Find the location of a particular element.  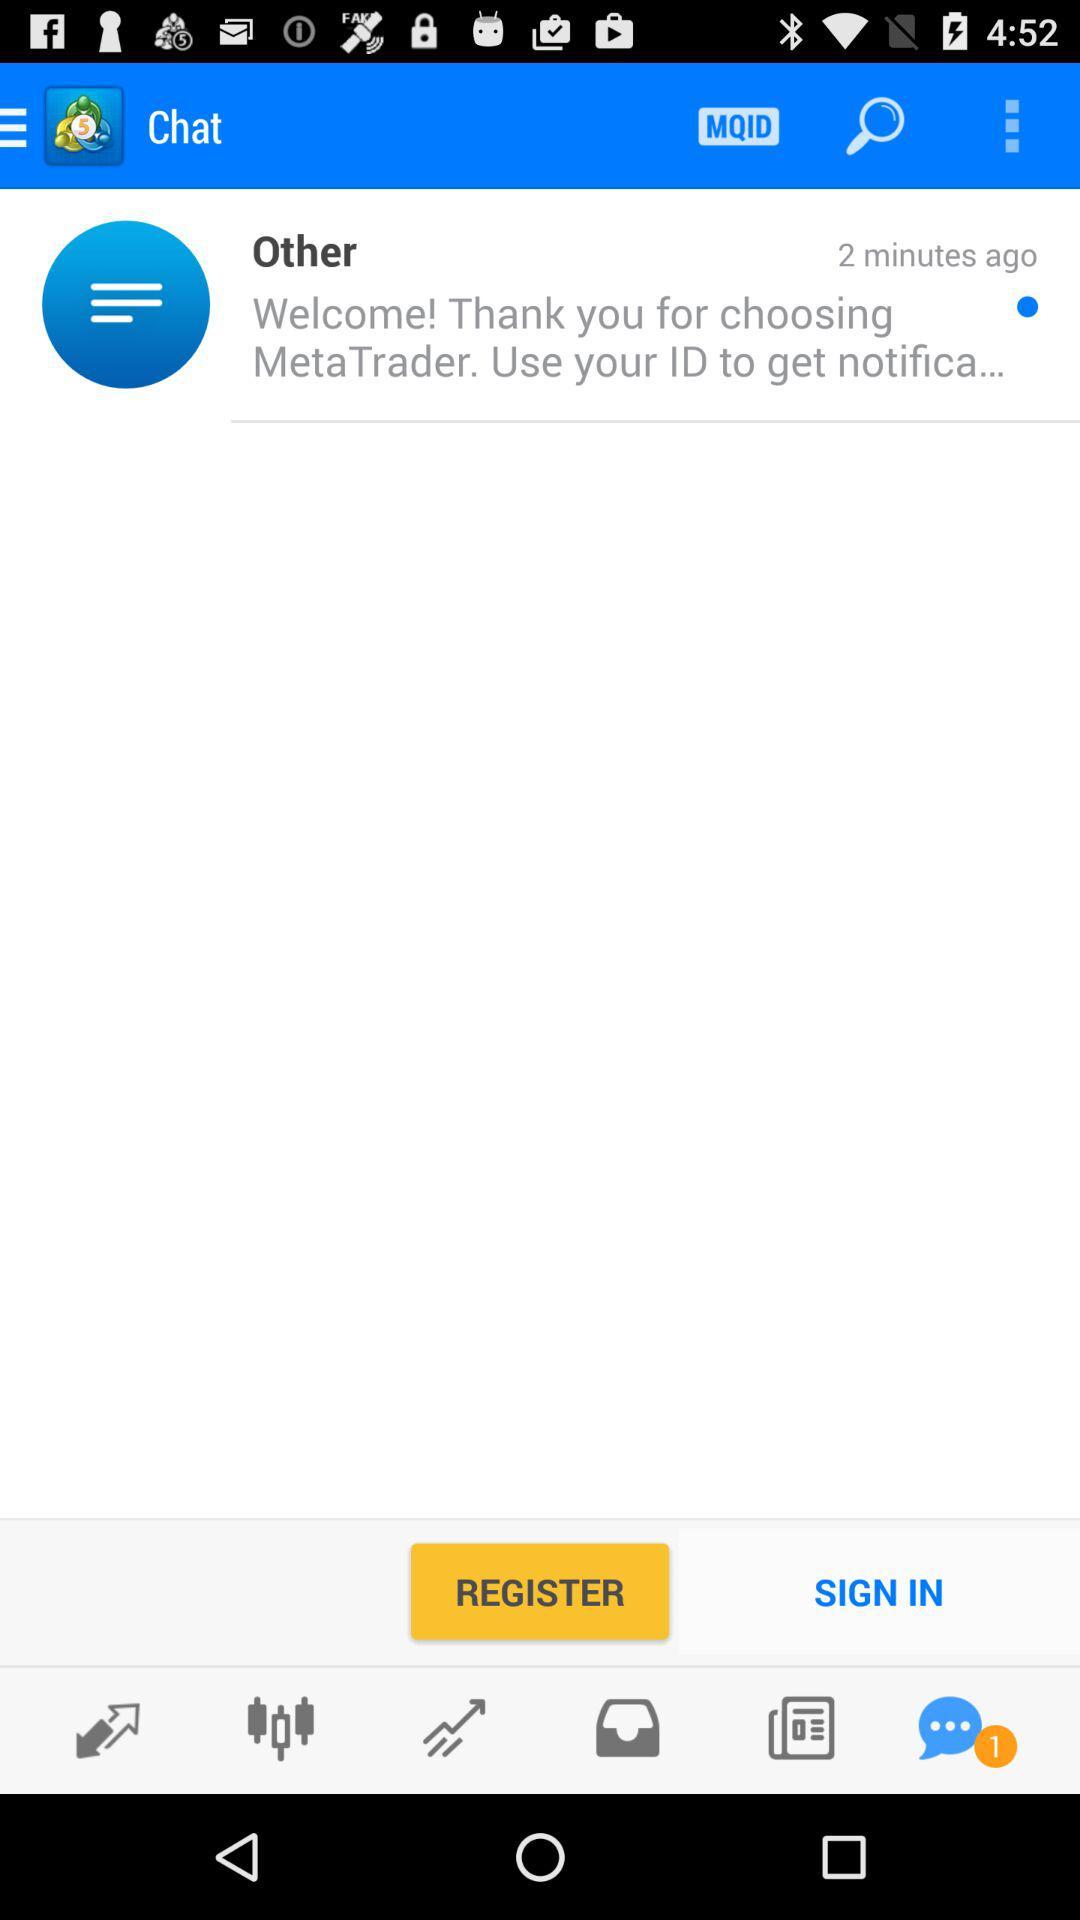

the chat icon is located at coordinates (949, 1848).